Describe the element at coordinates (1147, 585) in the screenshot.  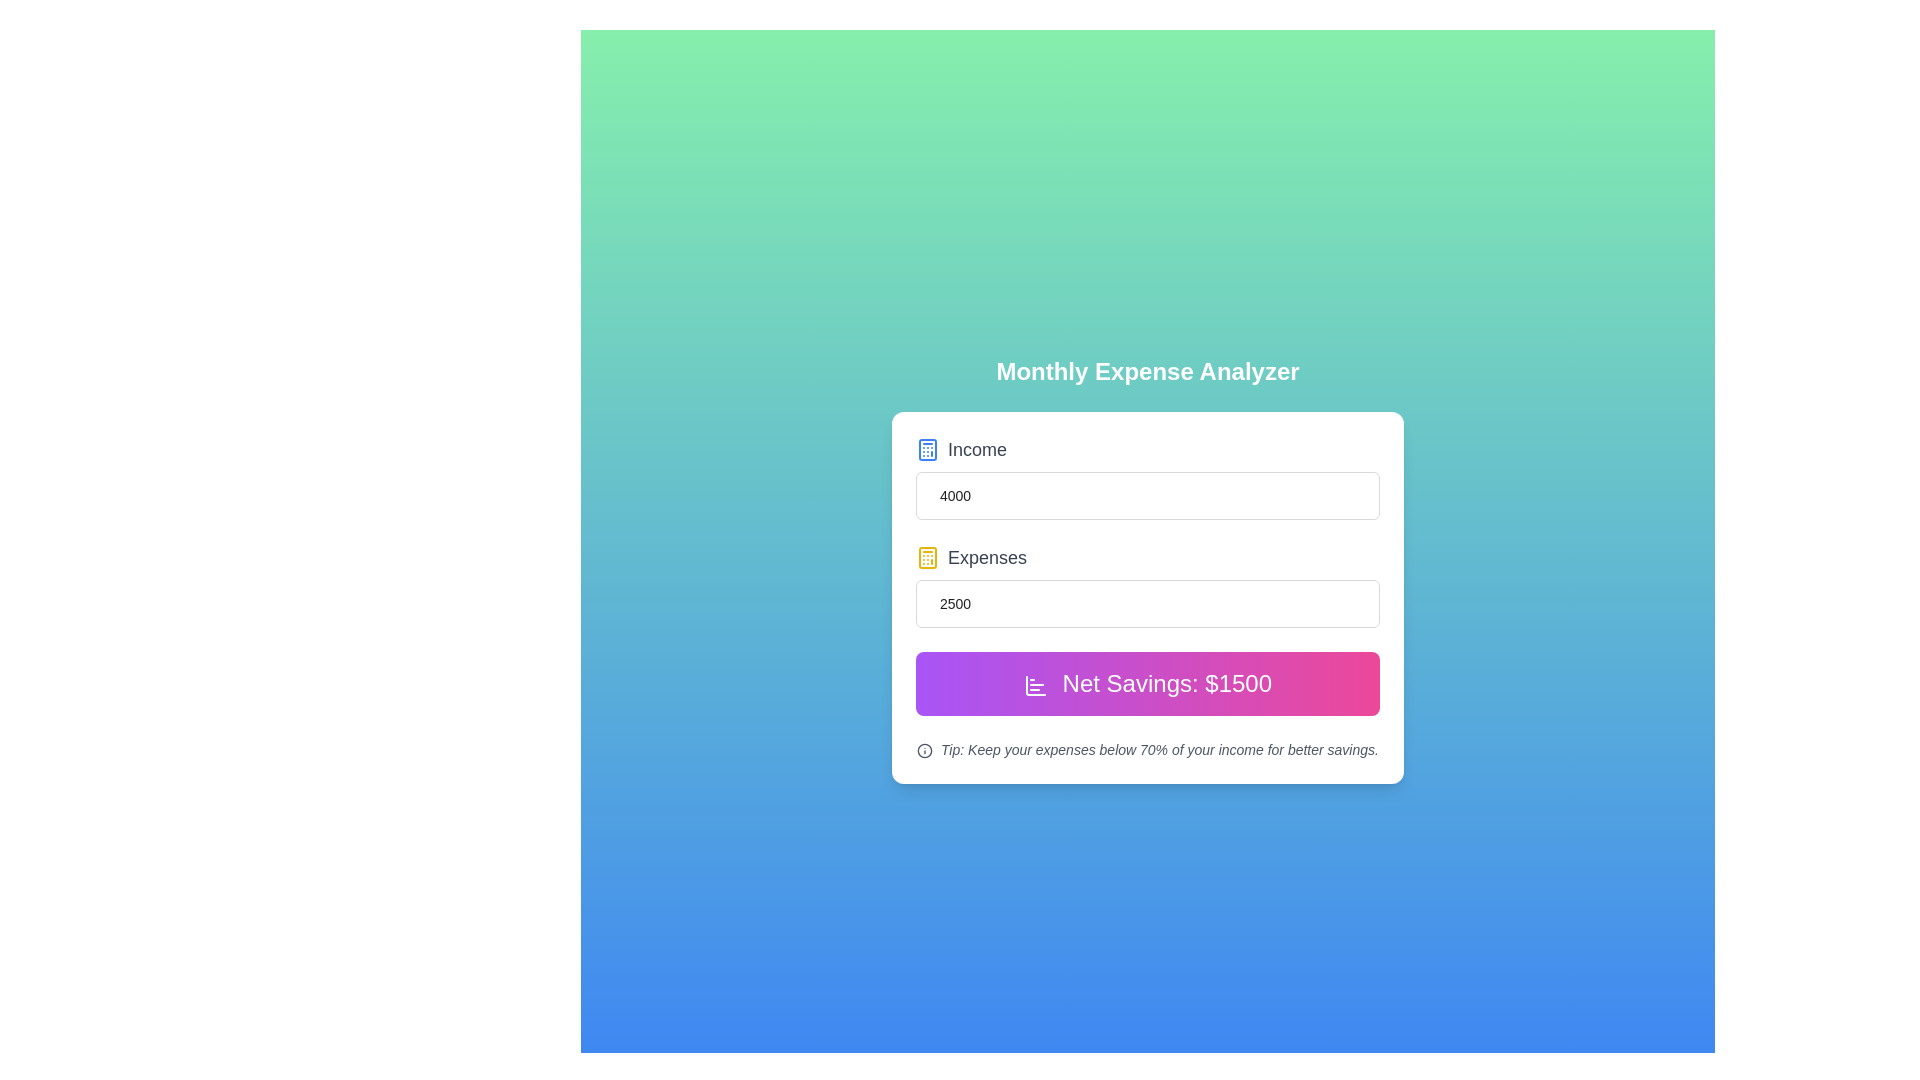
I see `the Numeric Input Field located directly below the 'Income' input field and above the pink 'Net Savings: $1500' button to focus on it` at that location.